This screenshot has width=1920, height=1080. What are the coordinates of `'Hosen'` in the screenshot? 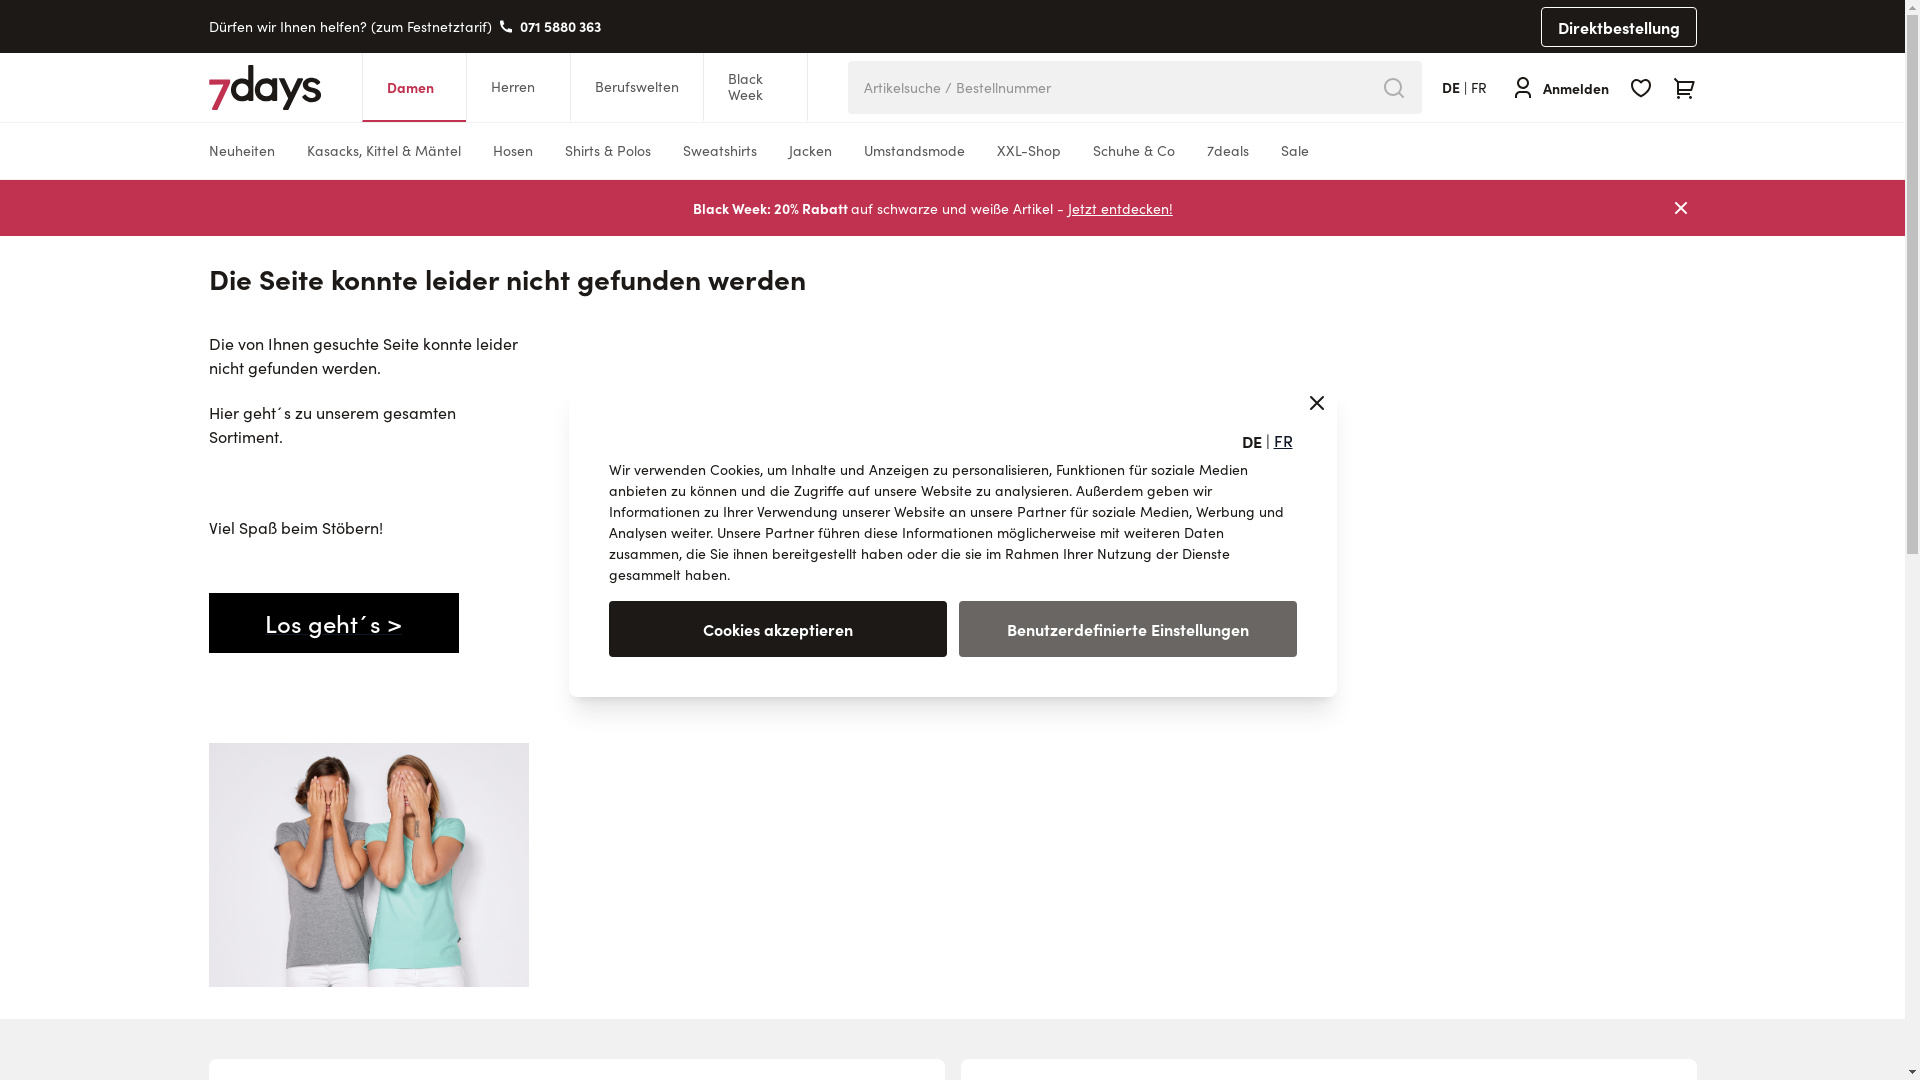 It's located at (512, 149).